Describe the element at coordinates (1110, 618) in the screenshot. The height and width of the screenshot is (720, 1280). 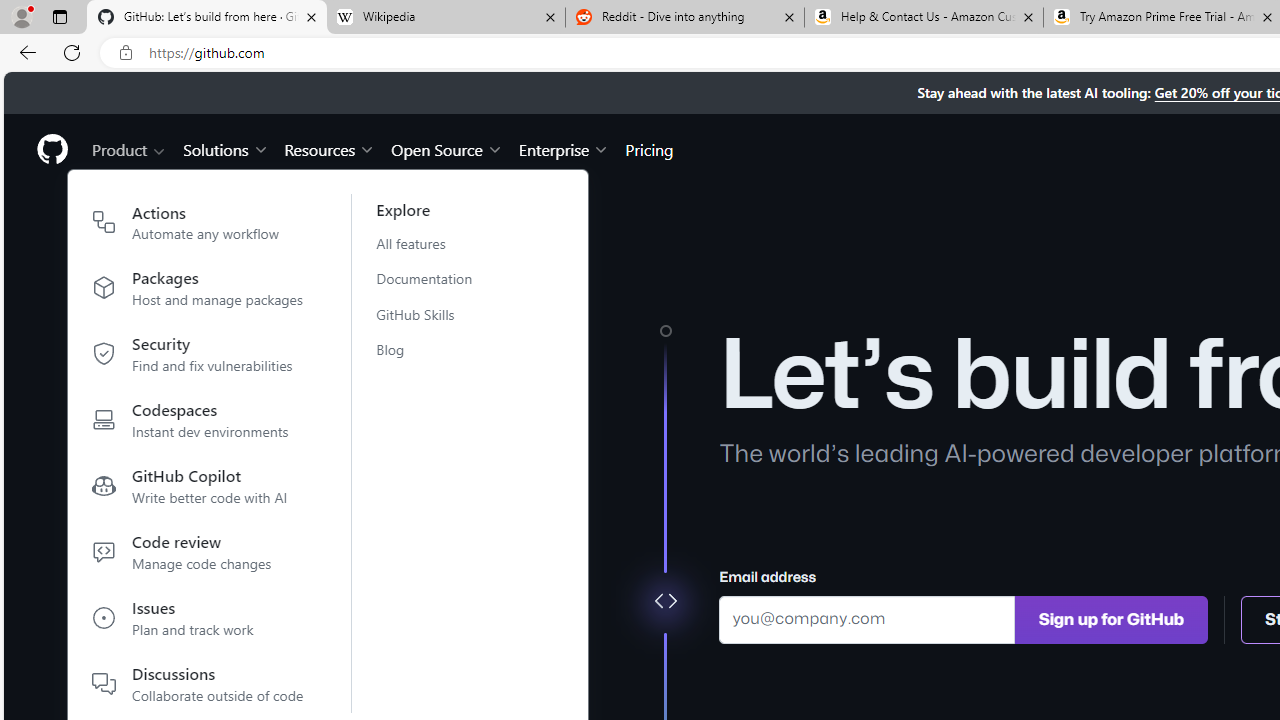
I see `'Sign up for GitHub'` at that location.